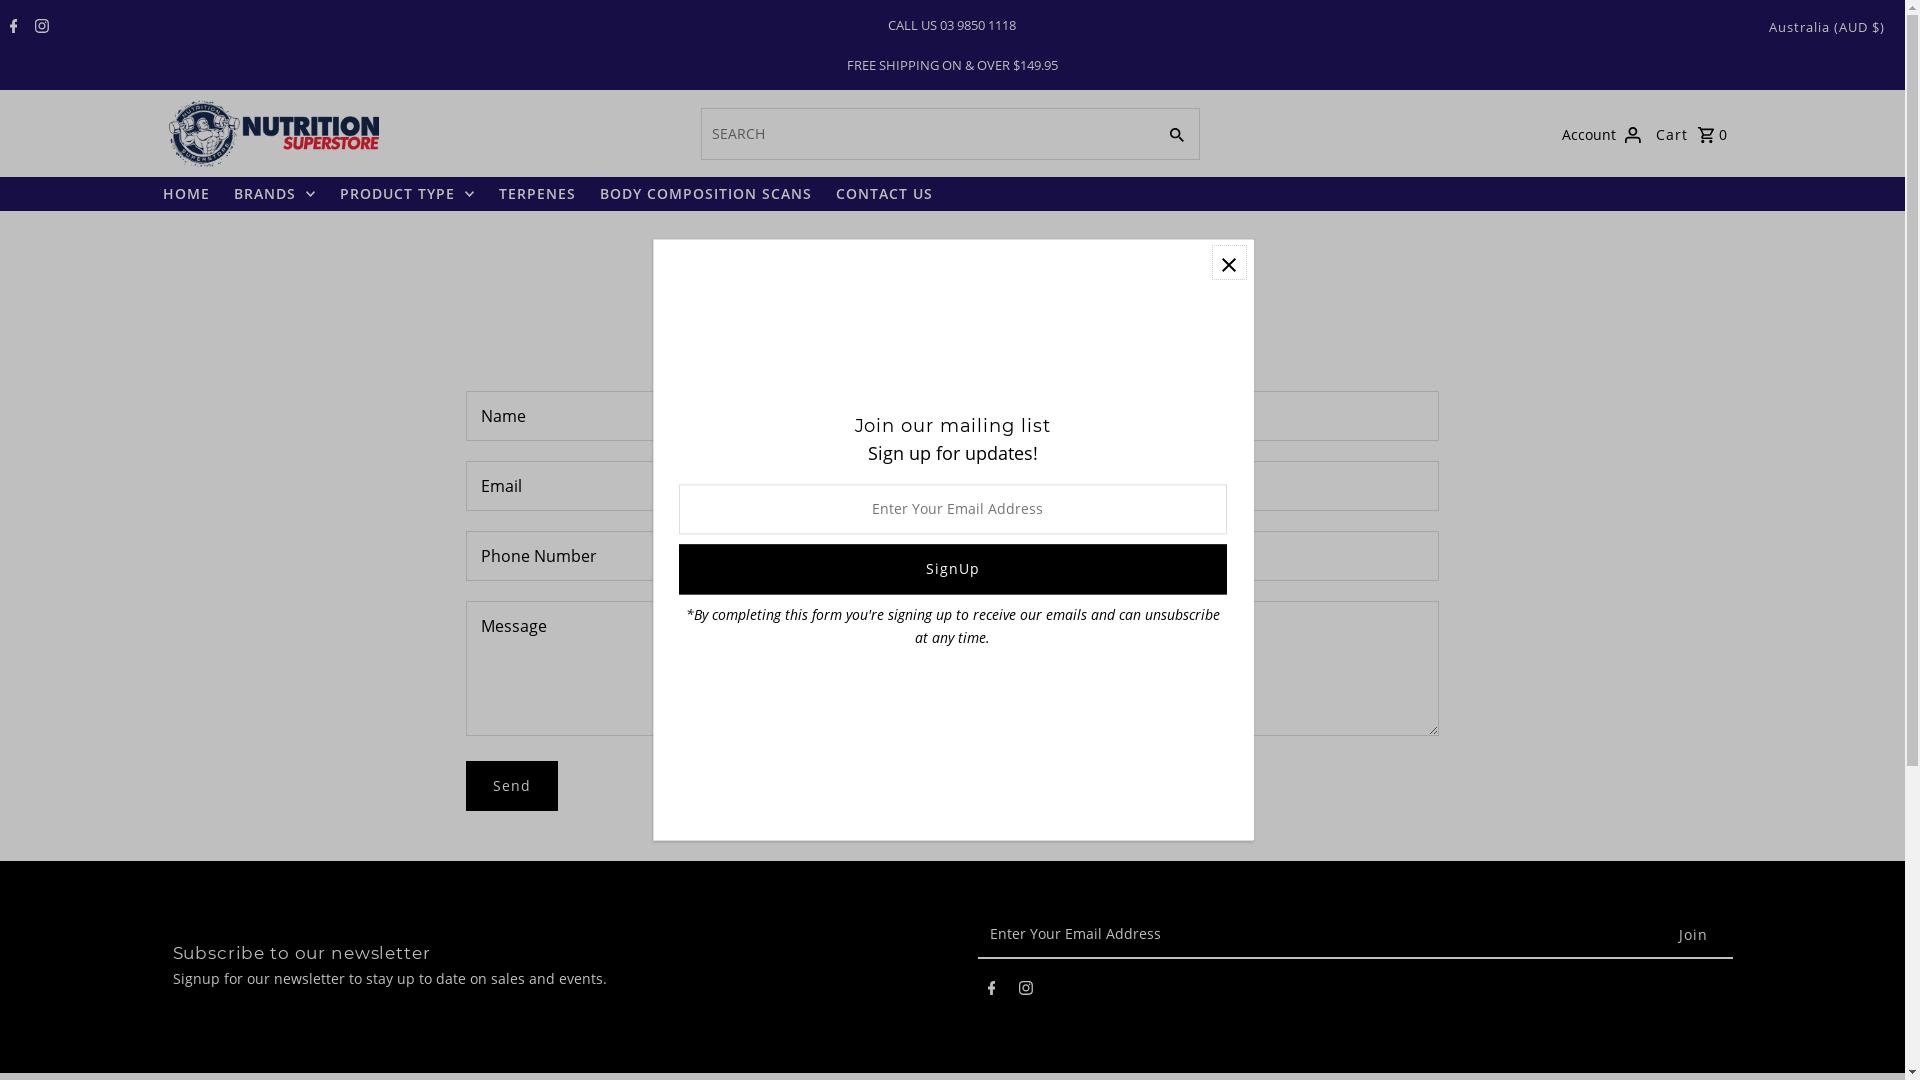 The width and height of the screenshot is (1920, 1080). Describe the element at coordinates (1769, 27) in the screenshot. I see `'Australia (AUD $)'` at that location.